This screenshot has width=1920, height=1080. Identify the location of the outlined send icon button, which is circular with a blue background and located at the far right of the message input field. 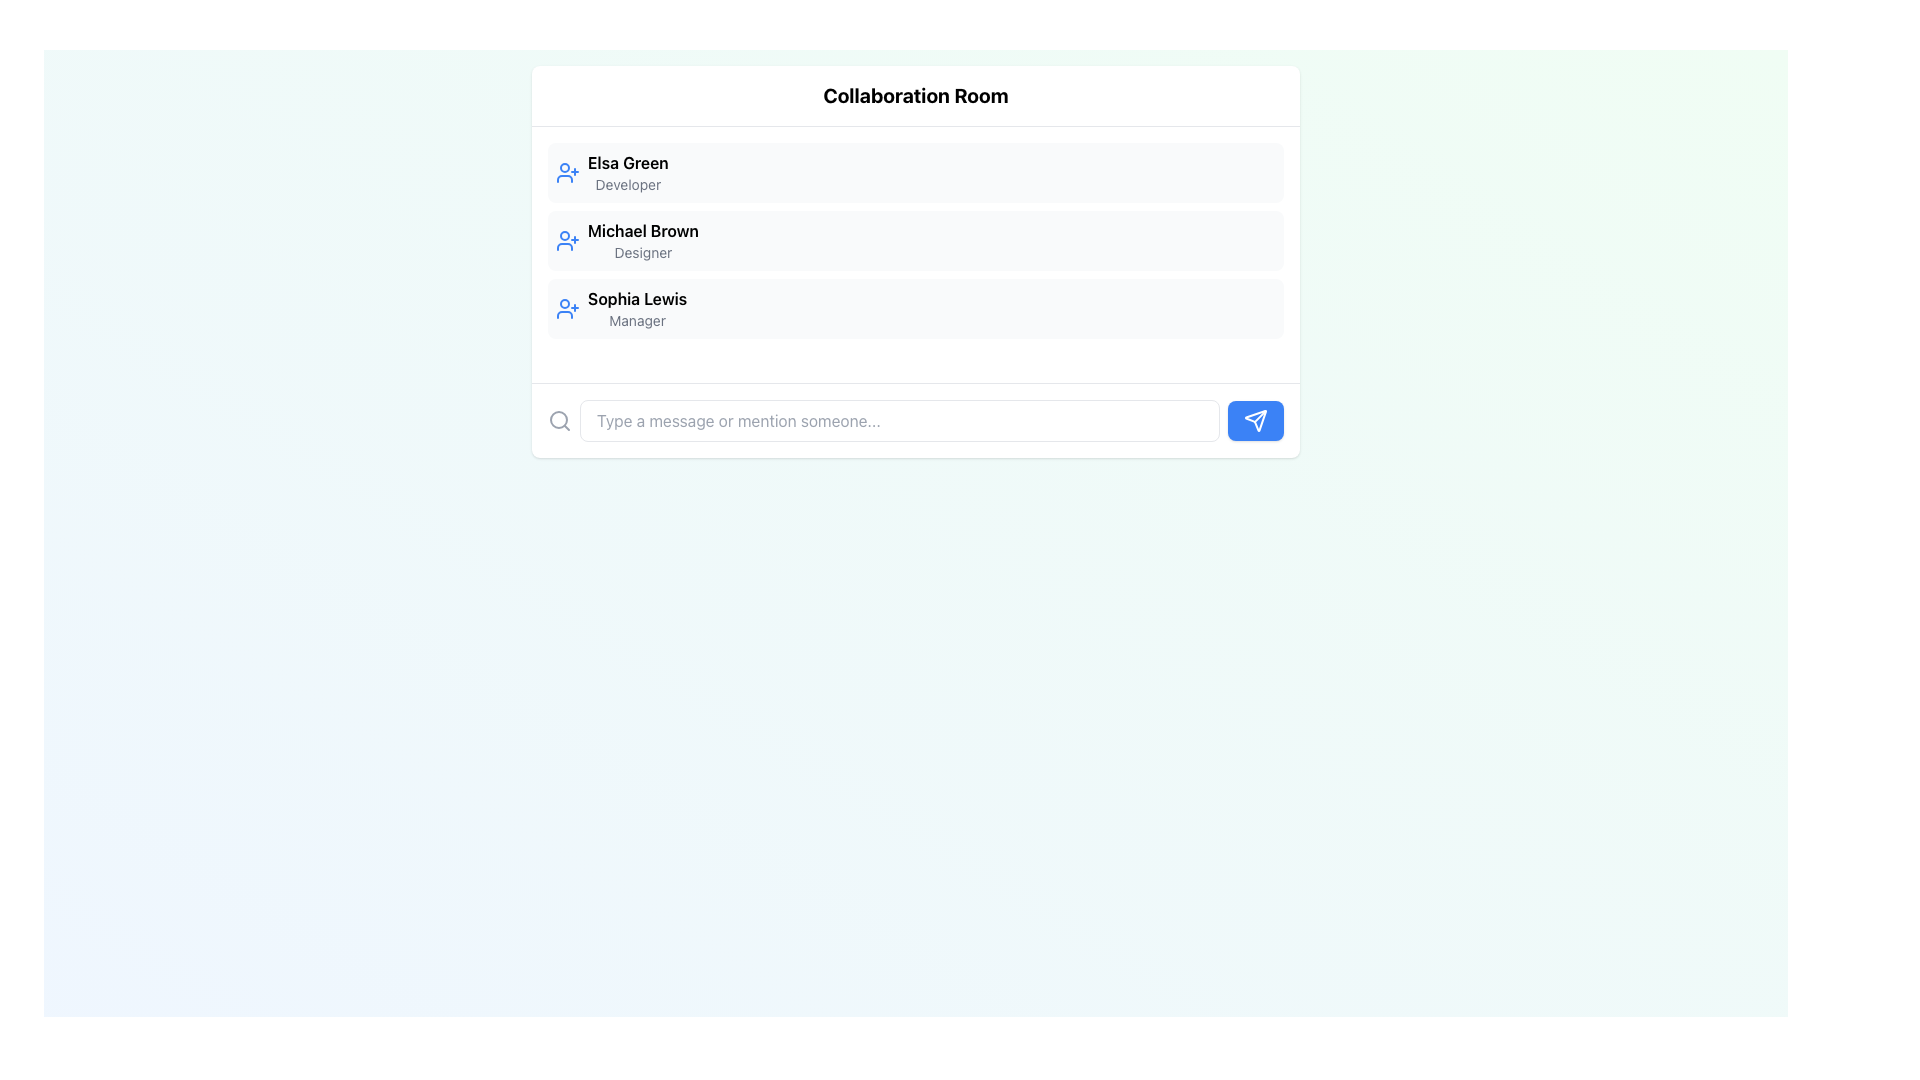
(1255, 419).